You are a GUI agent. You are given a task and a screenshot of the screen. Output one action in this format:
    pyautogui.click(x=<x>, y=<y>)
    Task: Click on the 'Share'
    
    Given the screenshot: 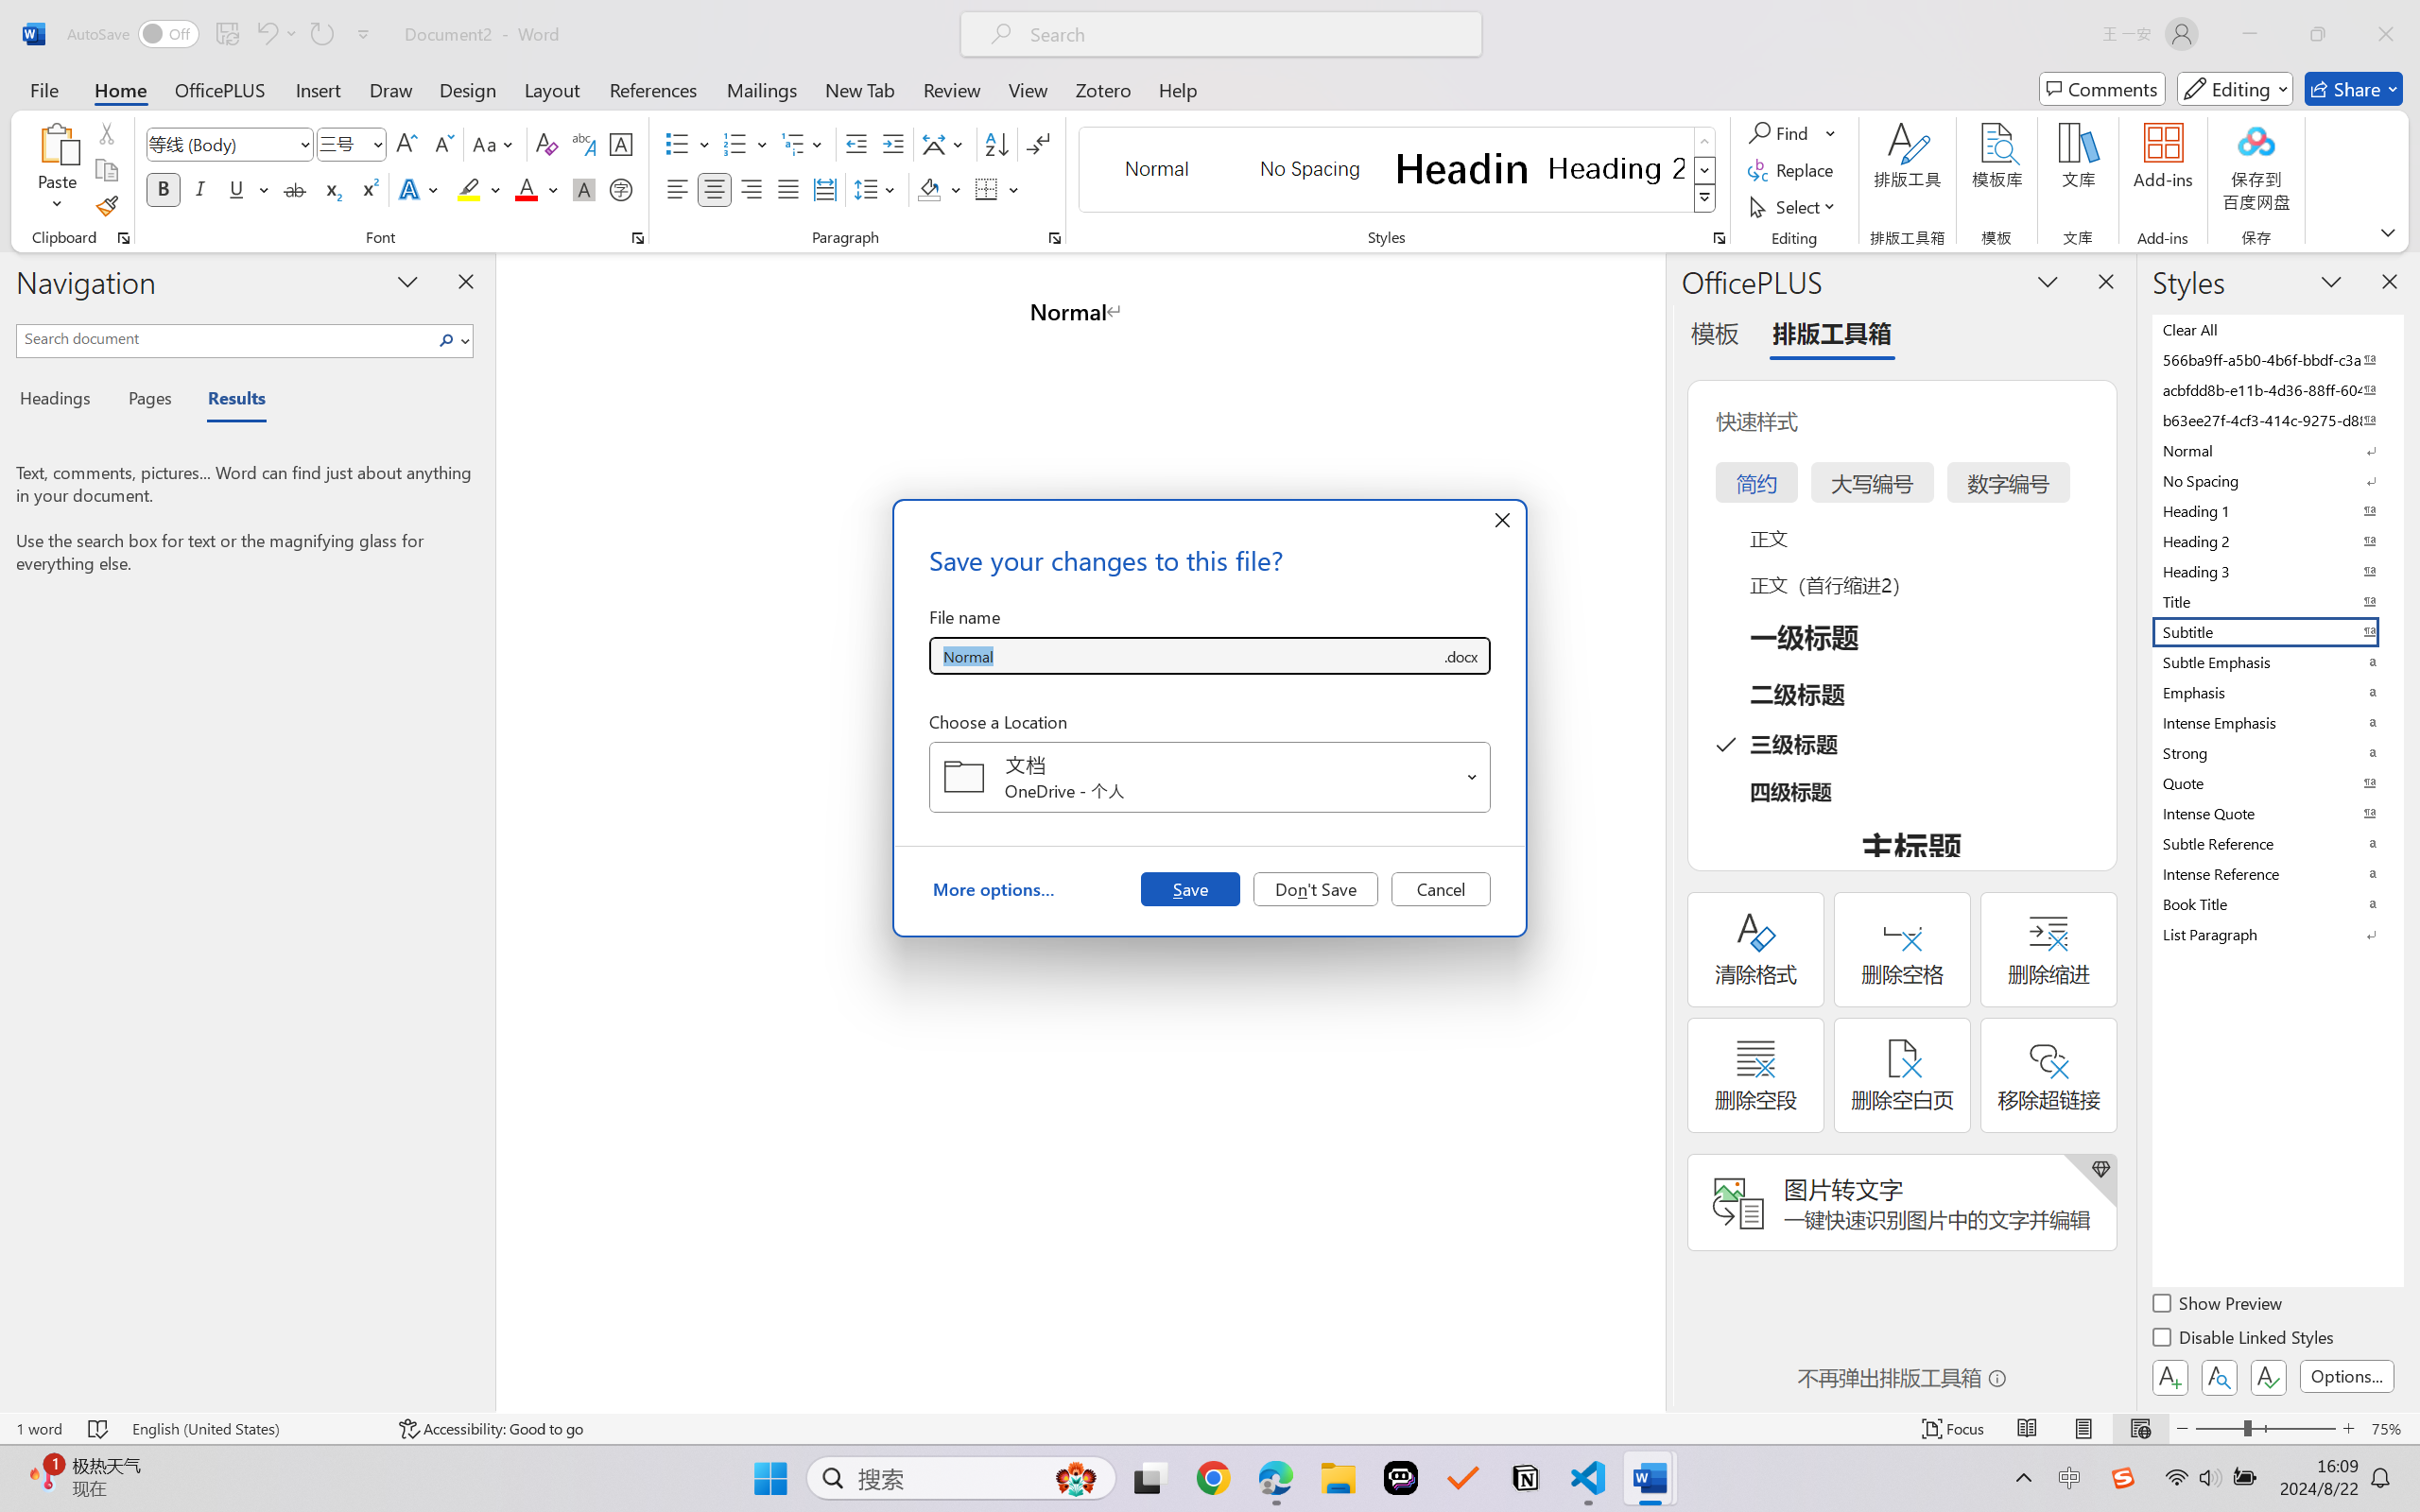 What is the action you would take?
    pyautogui.click(x=2352, y=88)
    